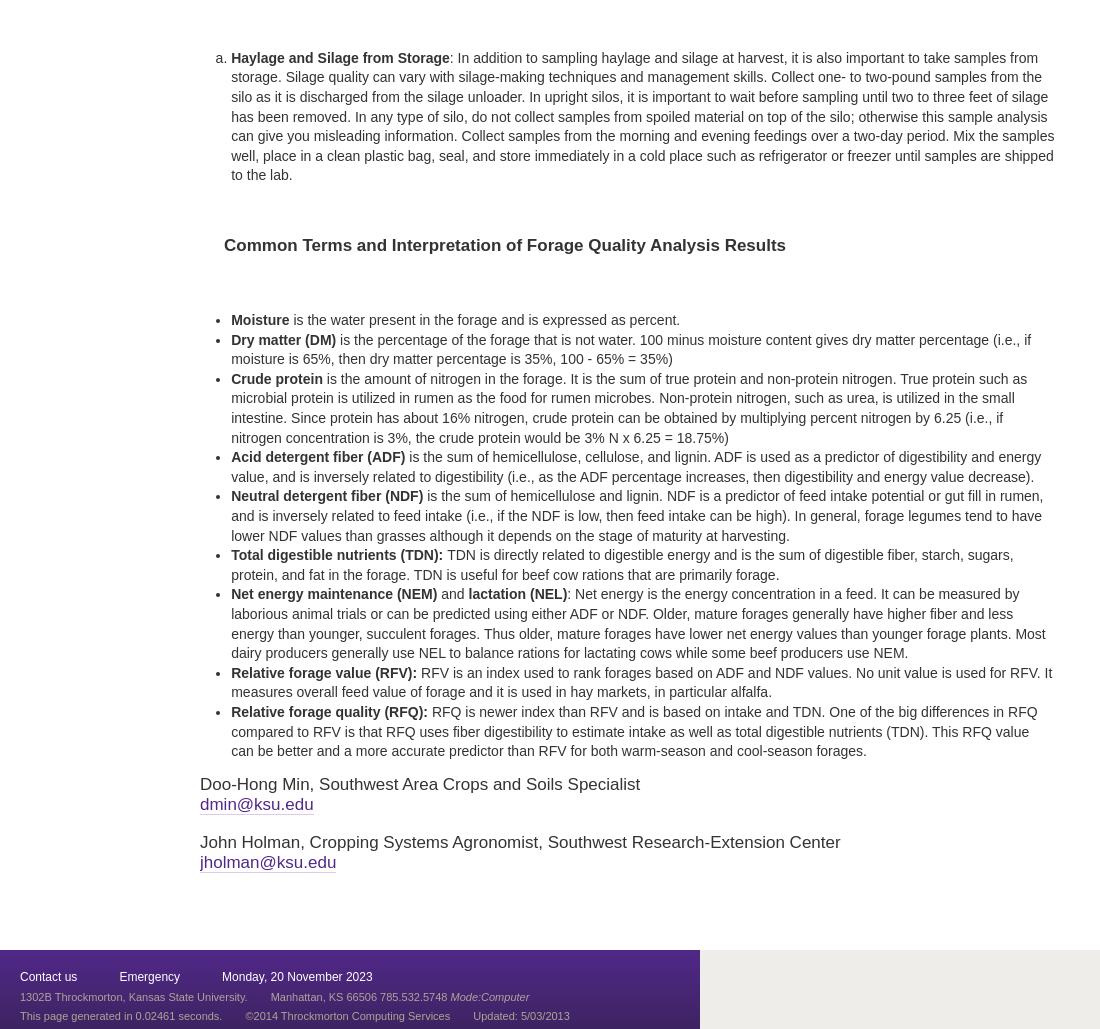 The width and height of the screenshot is (1100, 1029). I want to click on 'is the water present in the forage and is expressed as percent.', so click(484, 320).